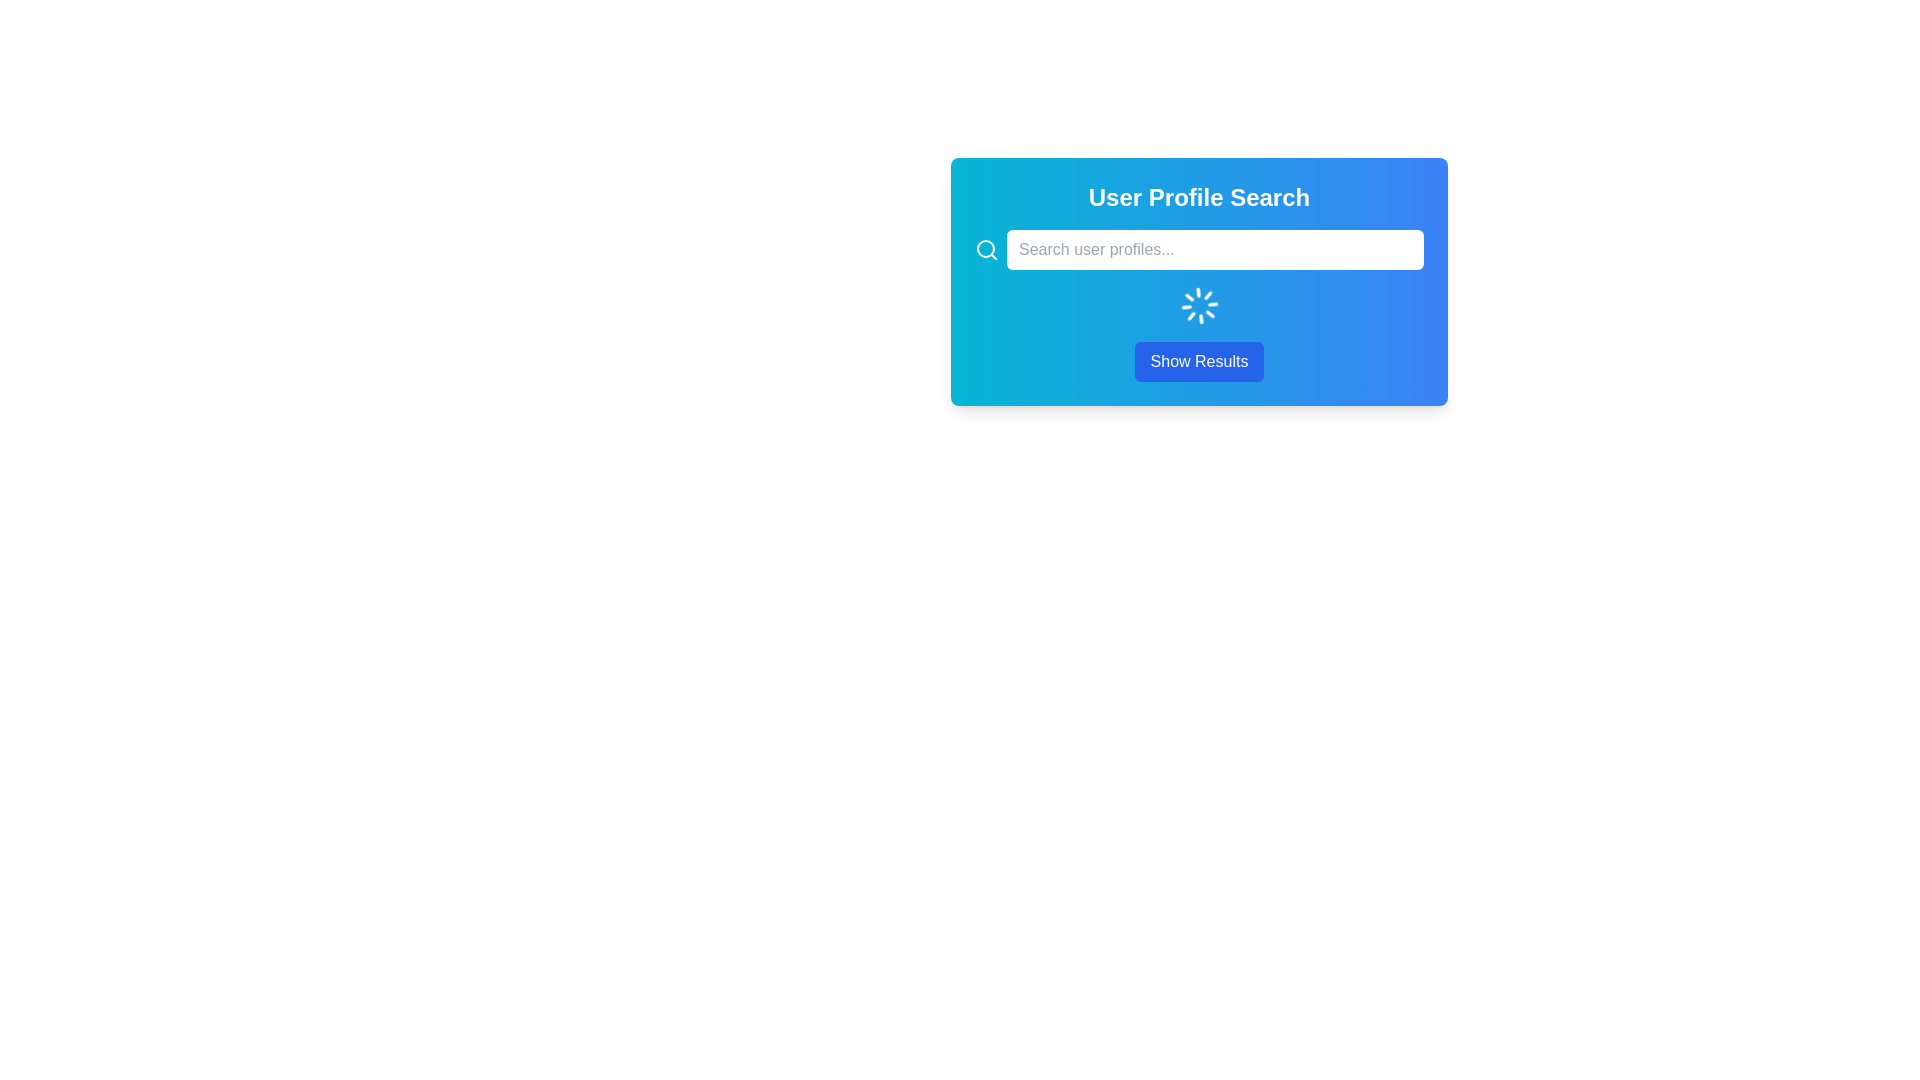 This screenshot has width=1920, height=1080. Describe the element at coordinates (1199, 305) in the screenshot. I see `the Loader/Spinner element indicating a loading operation within the 'User Profile Search' modal, positioned below the input text field and above the 'Show Results' button` at that location.